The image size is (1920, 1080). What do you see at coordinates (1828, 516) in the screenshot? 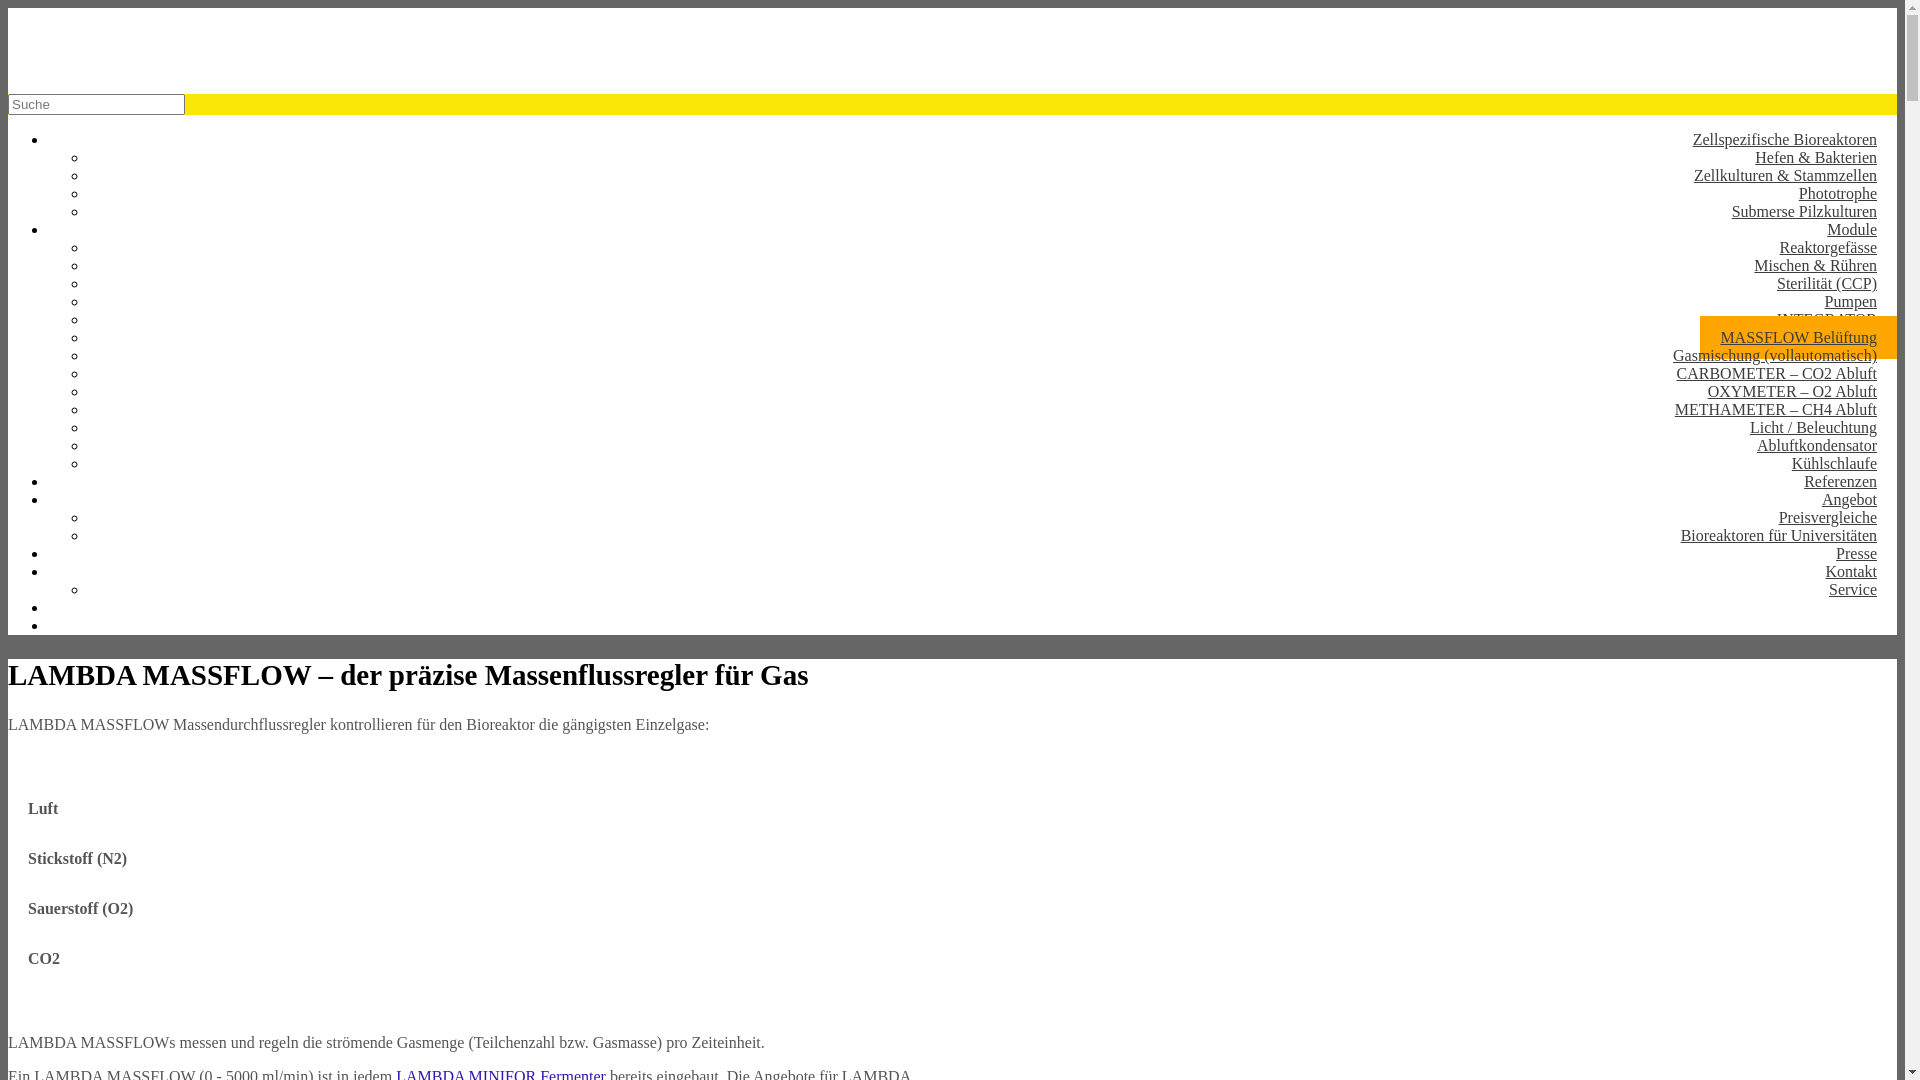
I see `'Preisvergleiche'` at bounding box center [1828, 516].